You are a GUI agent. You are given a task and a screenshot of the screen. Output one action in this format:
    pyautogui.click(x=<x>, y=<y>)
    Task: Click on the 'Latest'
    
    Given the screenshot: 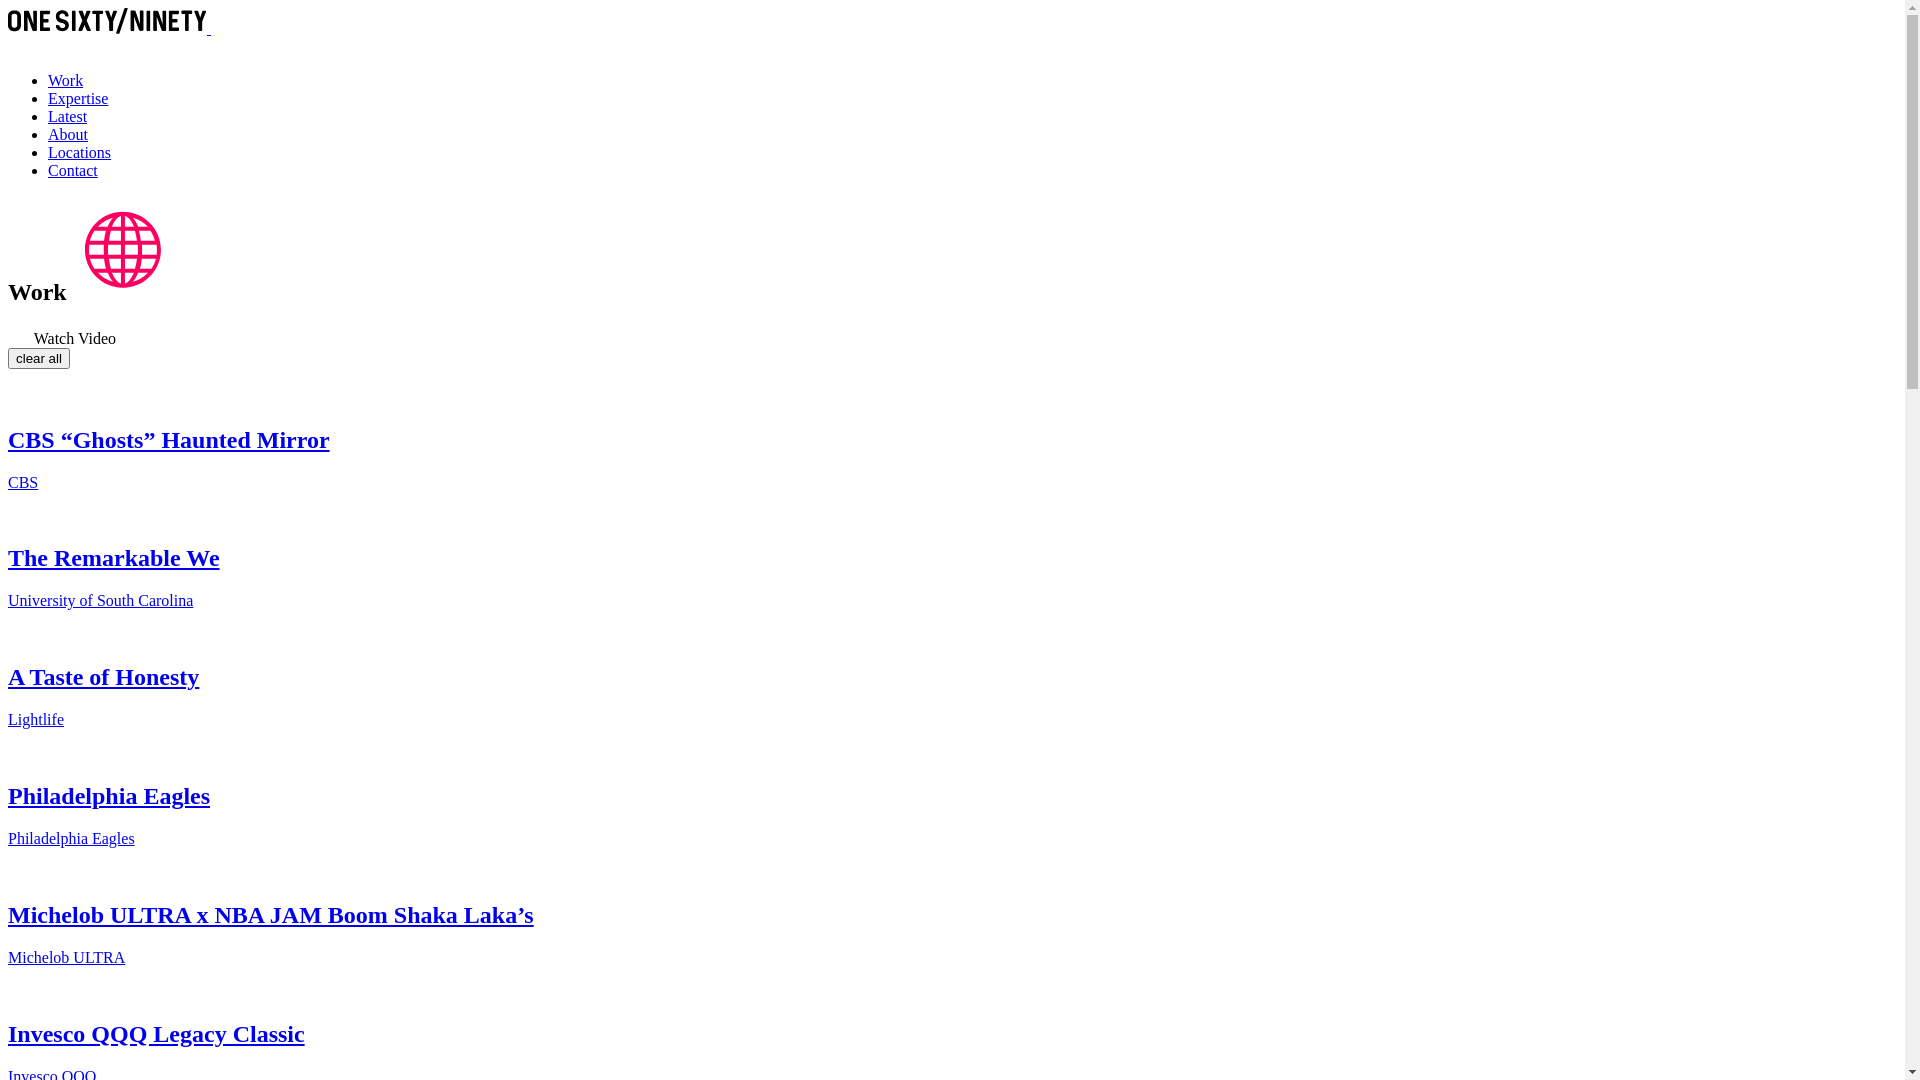 What is the action you would take?
    pyautogui.click(x=67, y=116)
    